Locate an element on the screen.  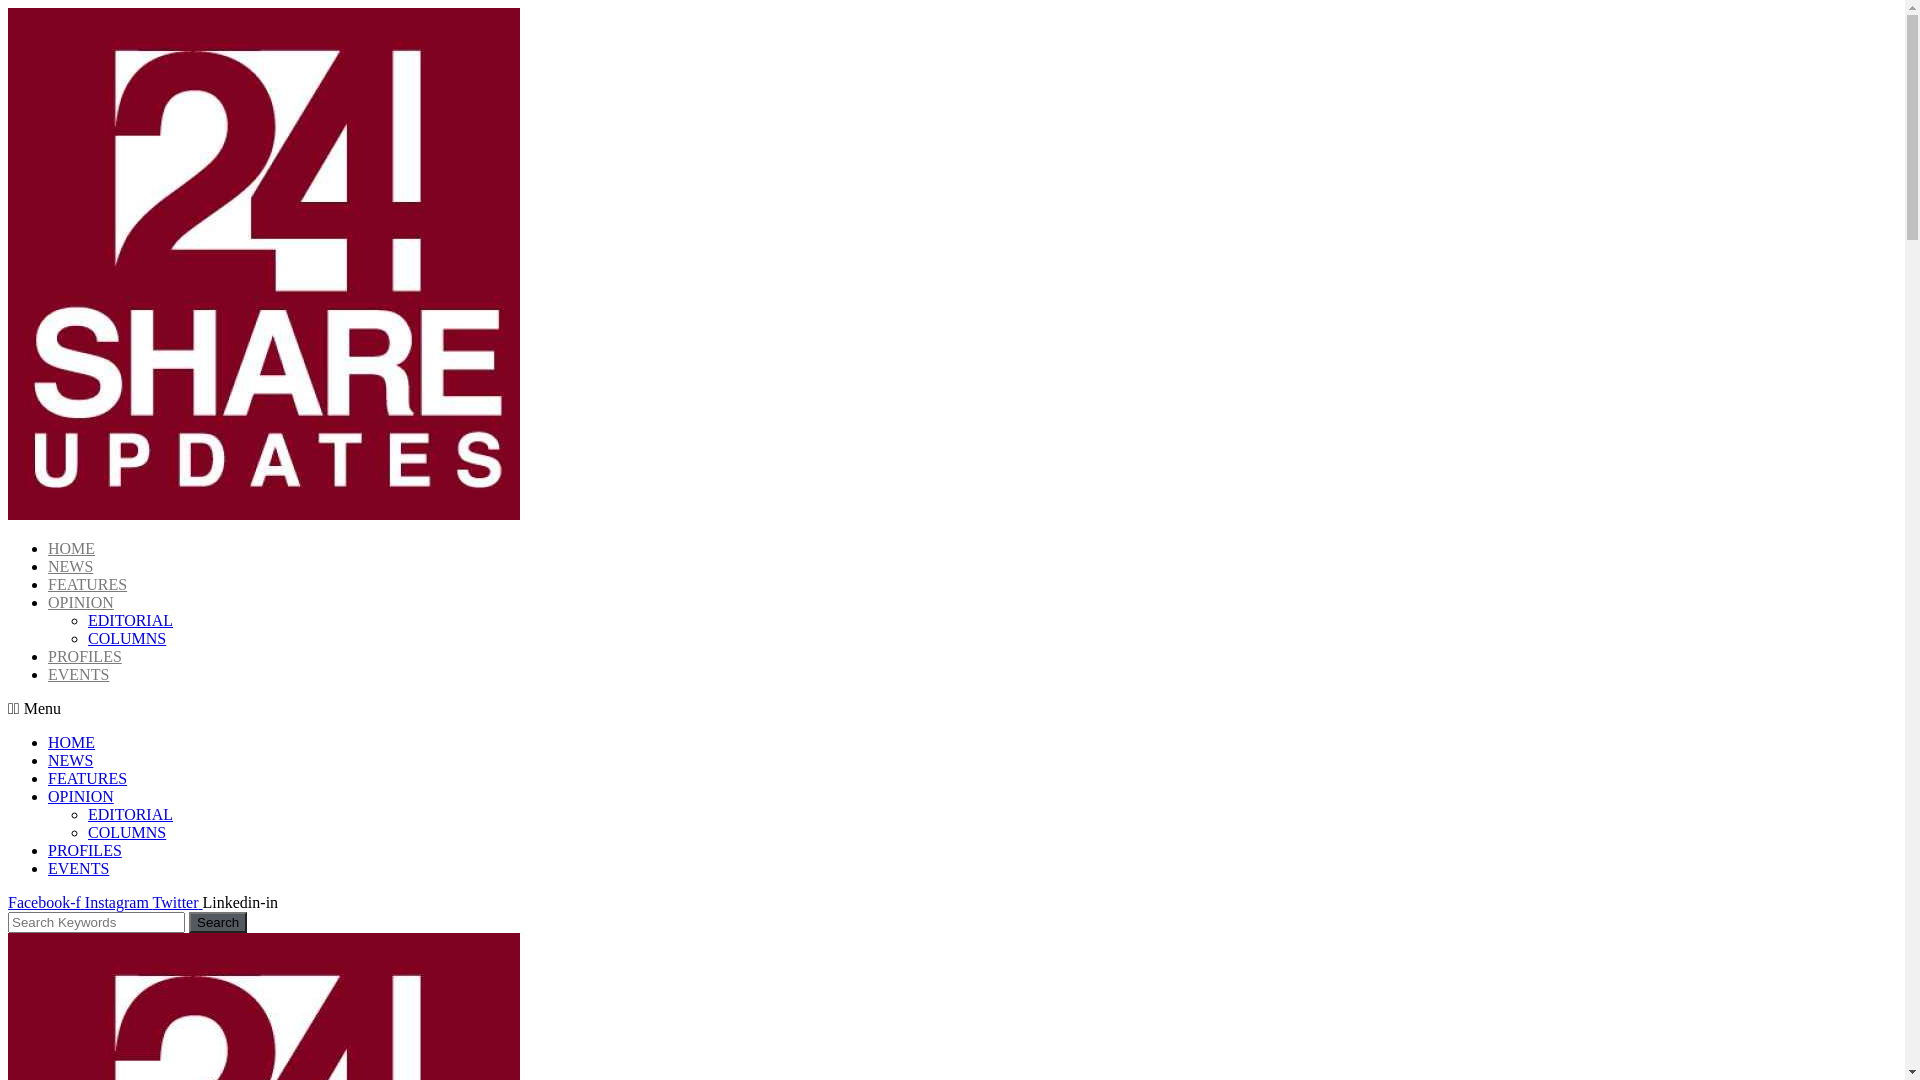
'Search' is located at coordinates (95, 922).